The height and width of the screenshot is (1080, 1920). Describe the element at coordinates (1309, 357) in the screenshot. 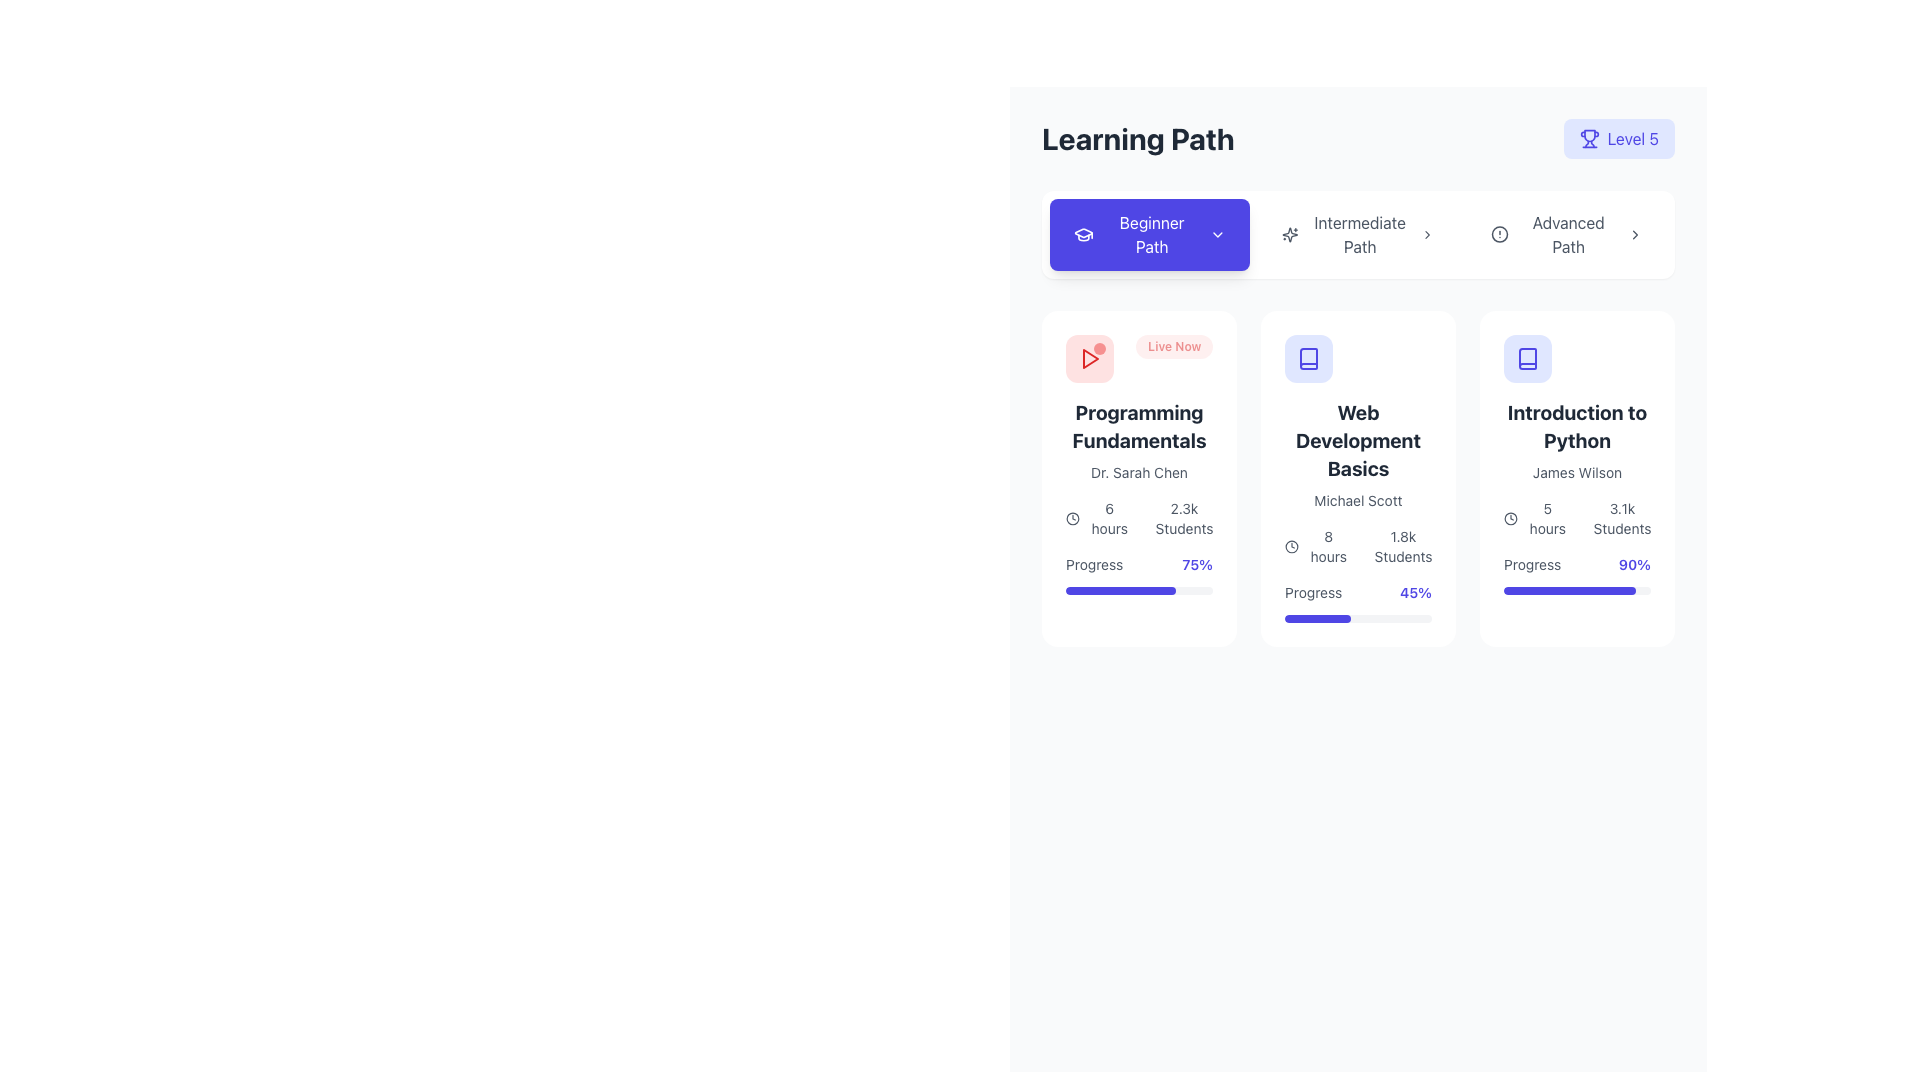

I see `the central icon representing the educational theme in the card titled 'Web Development Basics', located in the middle of the second card from the left` at that location.